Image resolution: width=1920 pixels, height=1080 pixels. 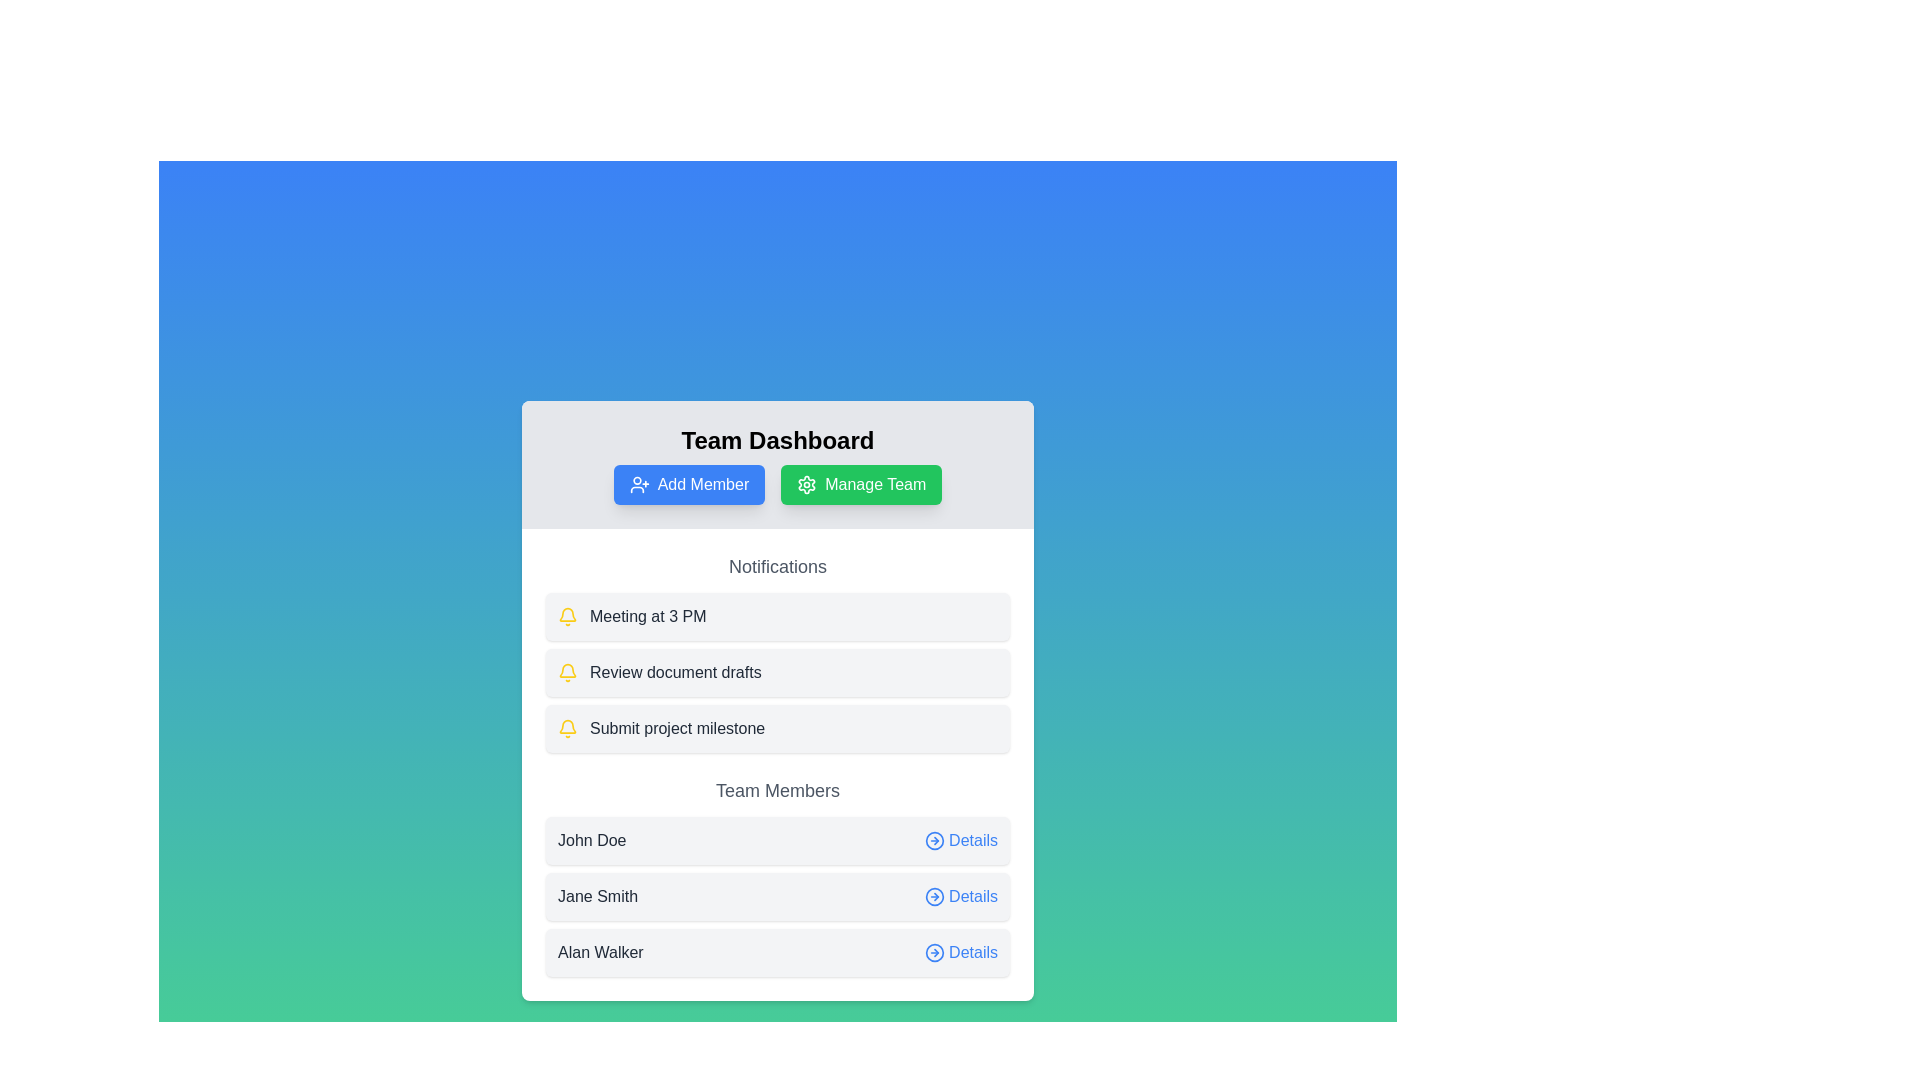 What do you see at coordinates (638, 485) in the screenshot?
I see `the graphical indication of the icon representing 'Add Member', located to the left of the blue button labeled 'Add Member' in the header section of the UI` at bounding box center [638, 485].